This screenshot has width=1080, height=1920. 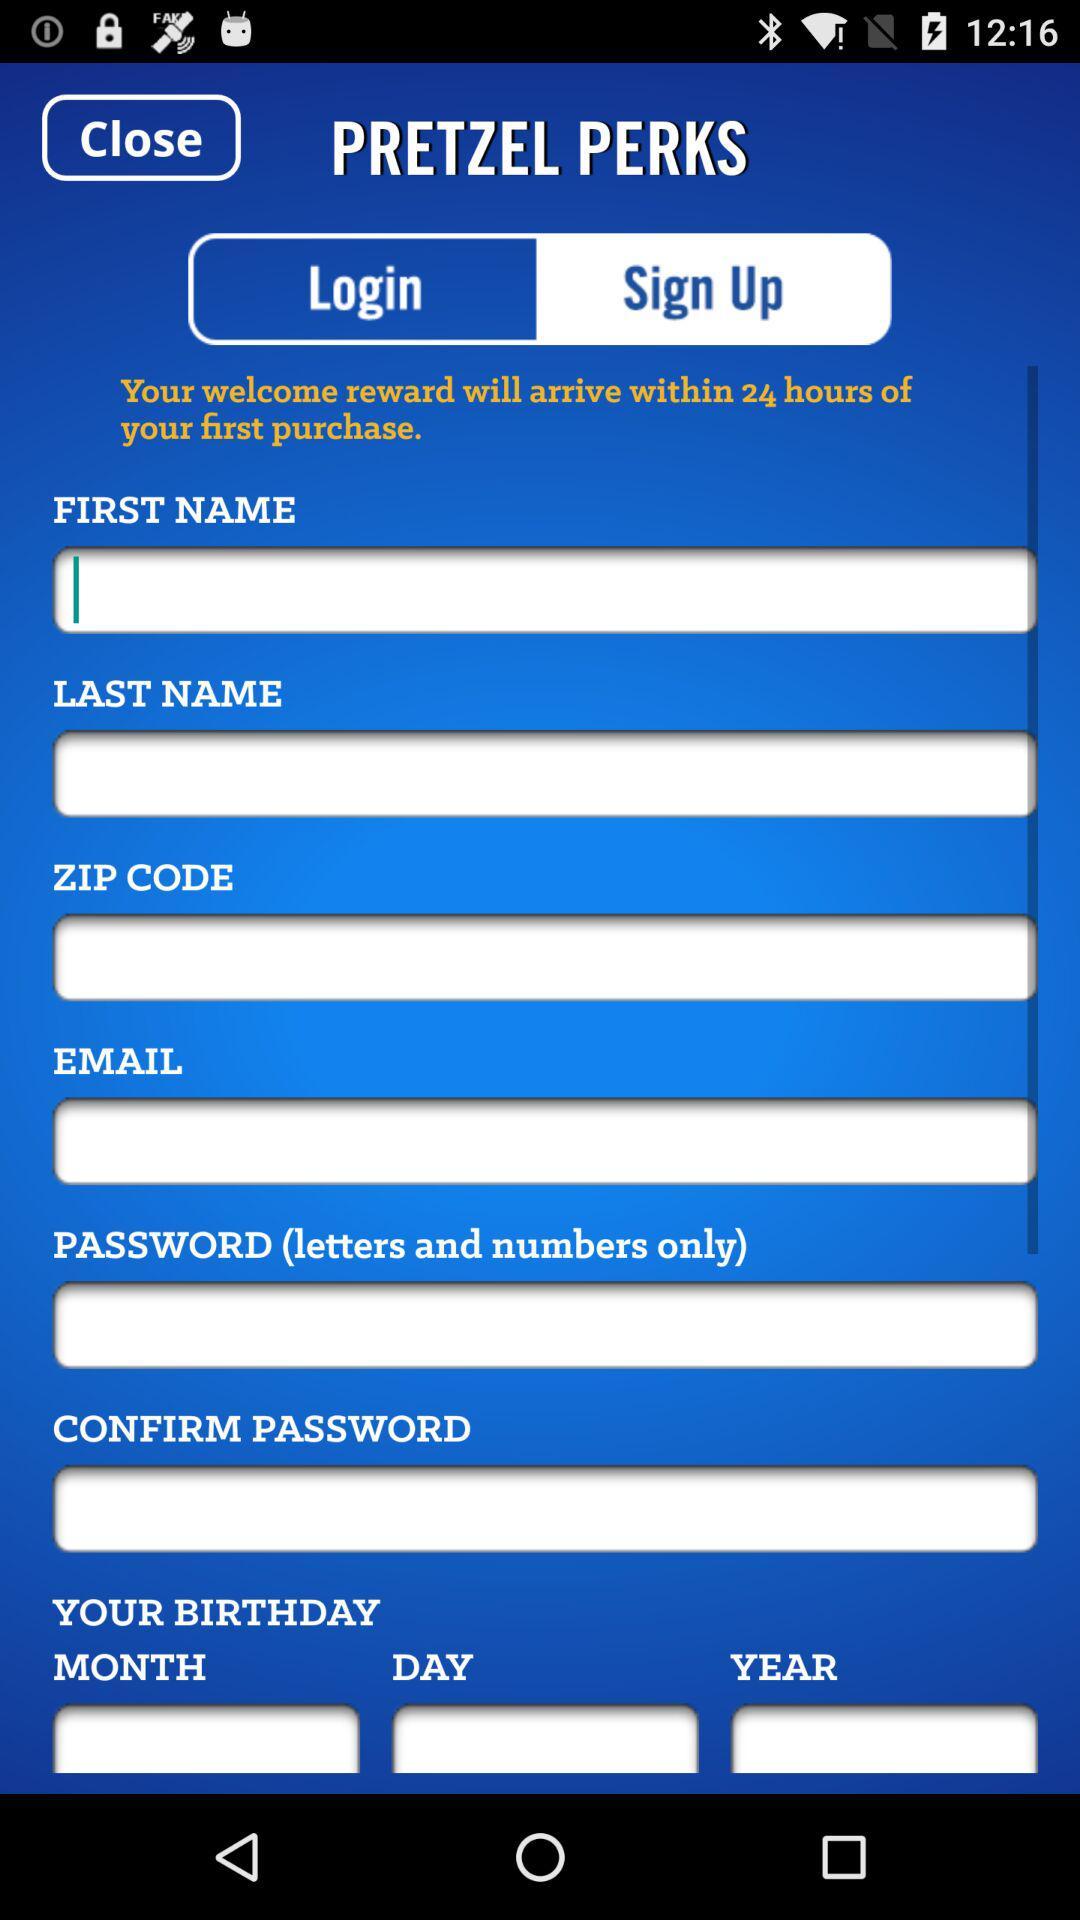 What do you see at coordinates (883, 1736) in the screenshot?
I see `the box below year` at bounding box center [883, 1736].